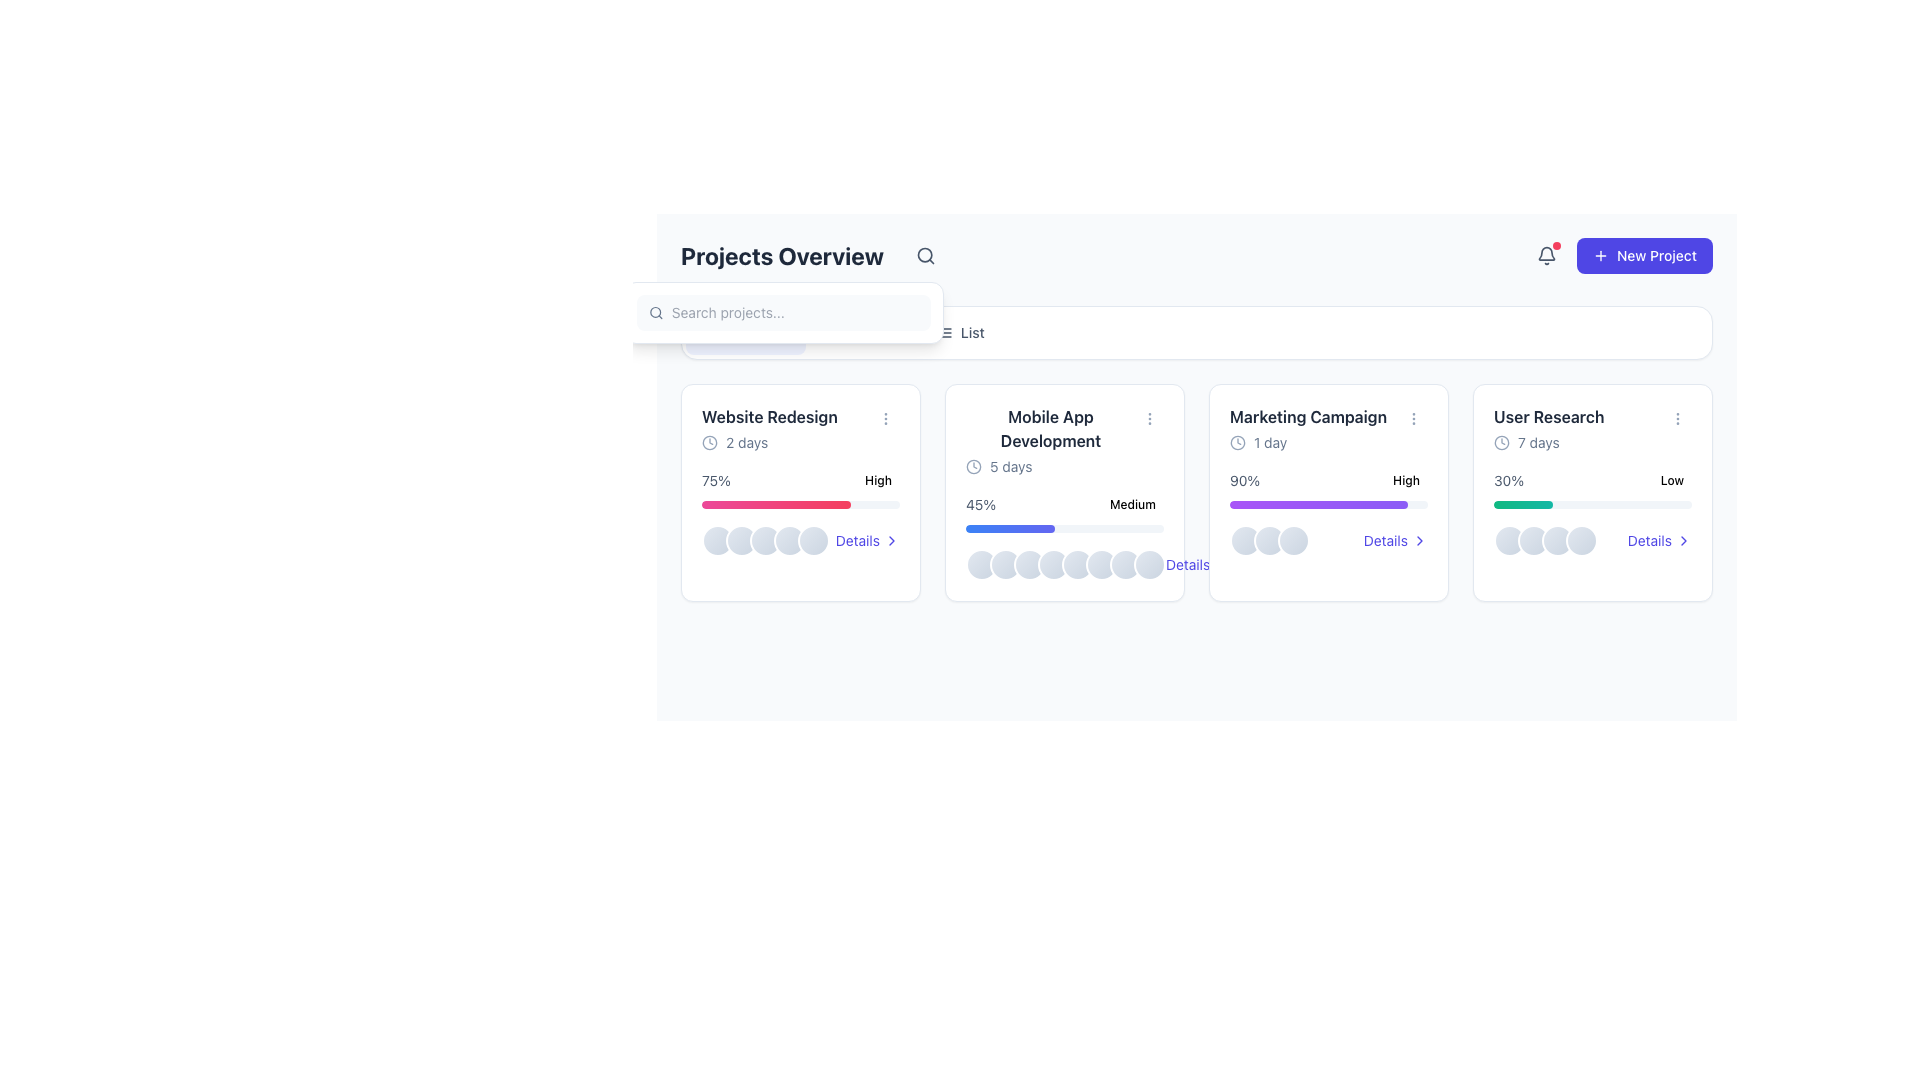 This screenshot has height=1080, width=1920. What do you see at coordinates (878, 481) in the screenshot?
I see `the Priority status indicator badge located in the 'Website Redesign' project card near the top-right portion, adjacent to the progress percentage label` at bounding box center [878, 481].